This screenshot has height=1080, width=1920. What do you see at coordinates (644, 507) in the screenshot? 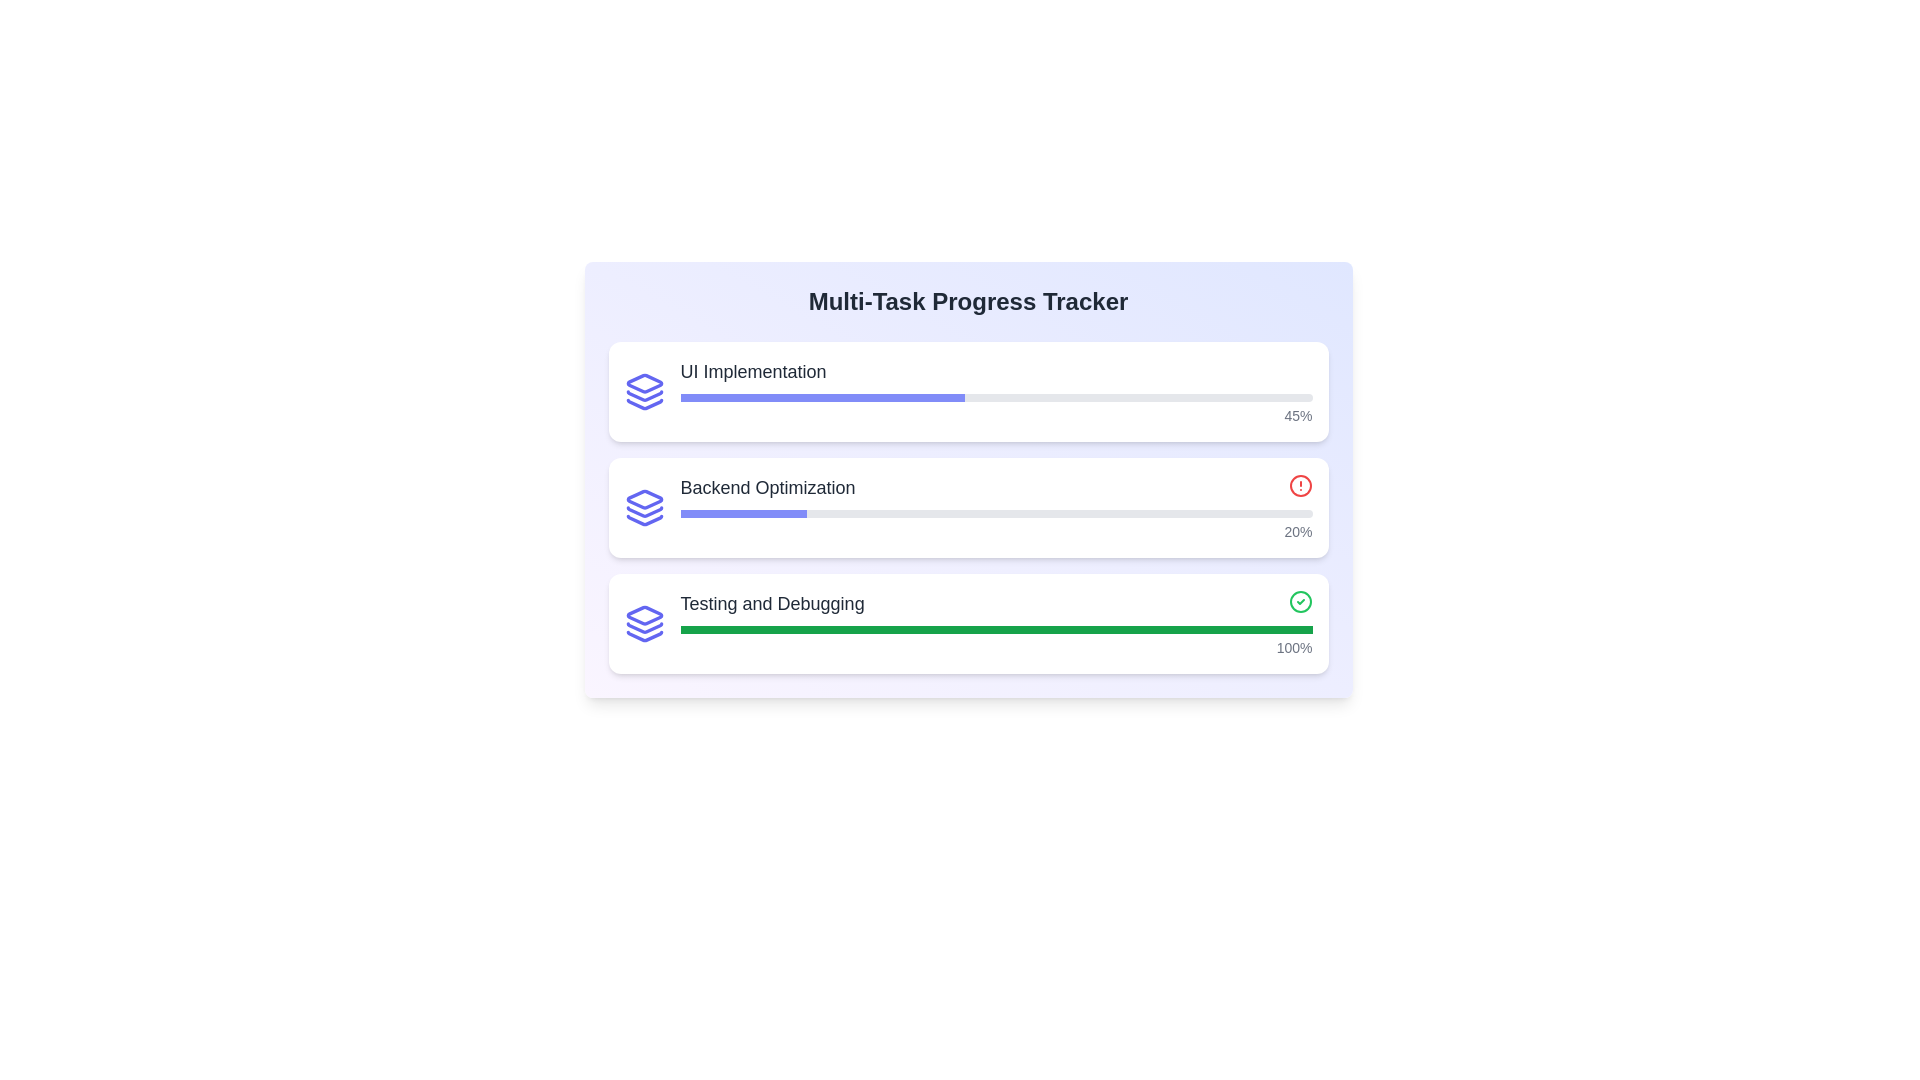
I see `the blue stack-like icon composed of three interlocked lines, located to the left of the 'Backend Optimization' progress tracking entry, near the beginning of the second progress bar` at bounding box center [644, 507].